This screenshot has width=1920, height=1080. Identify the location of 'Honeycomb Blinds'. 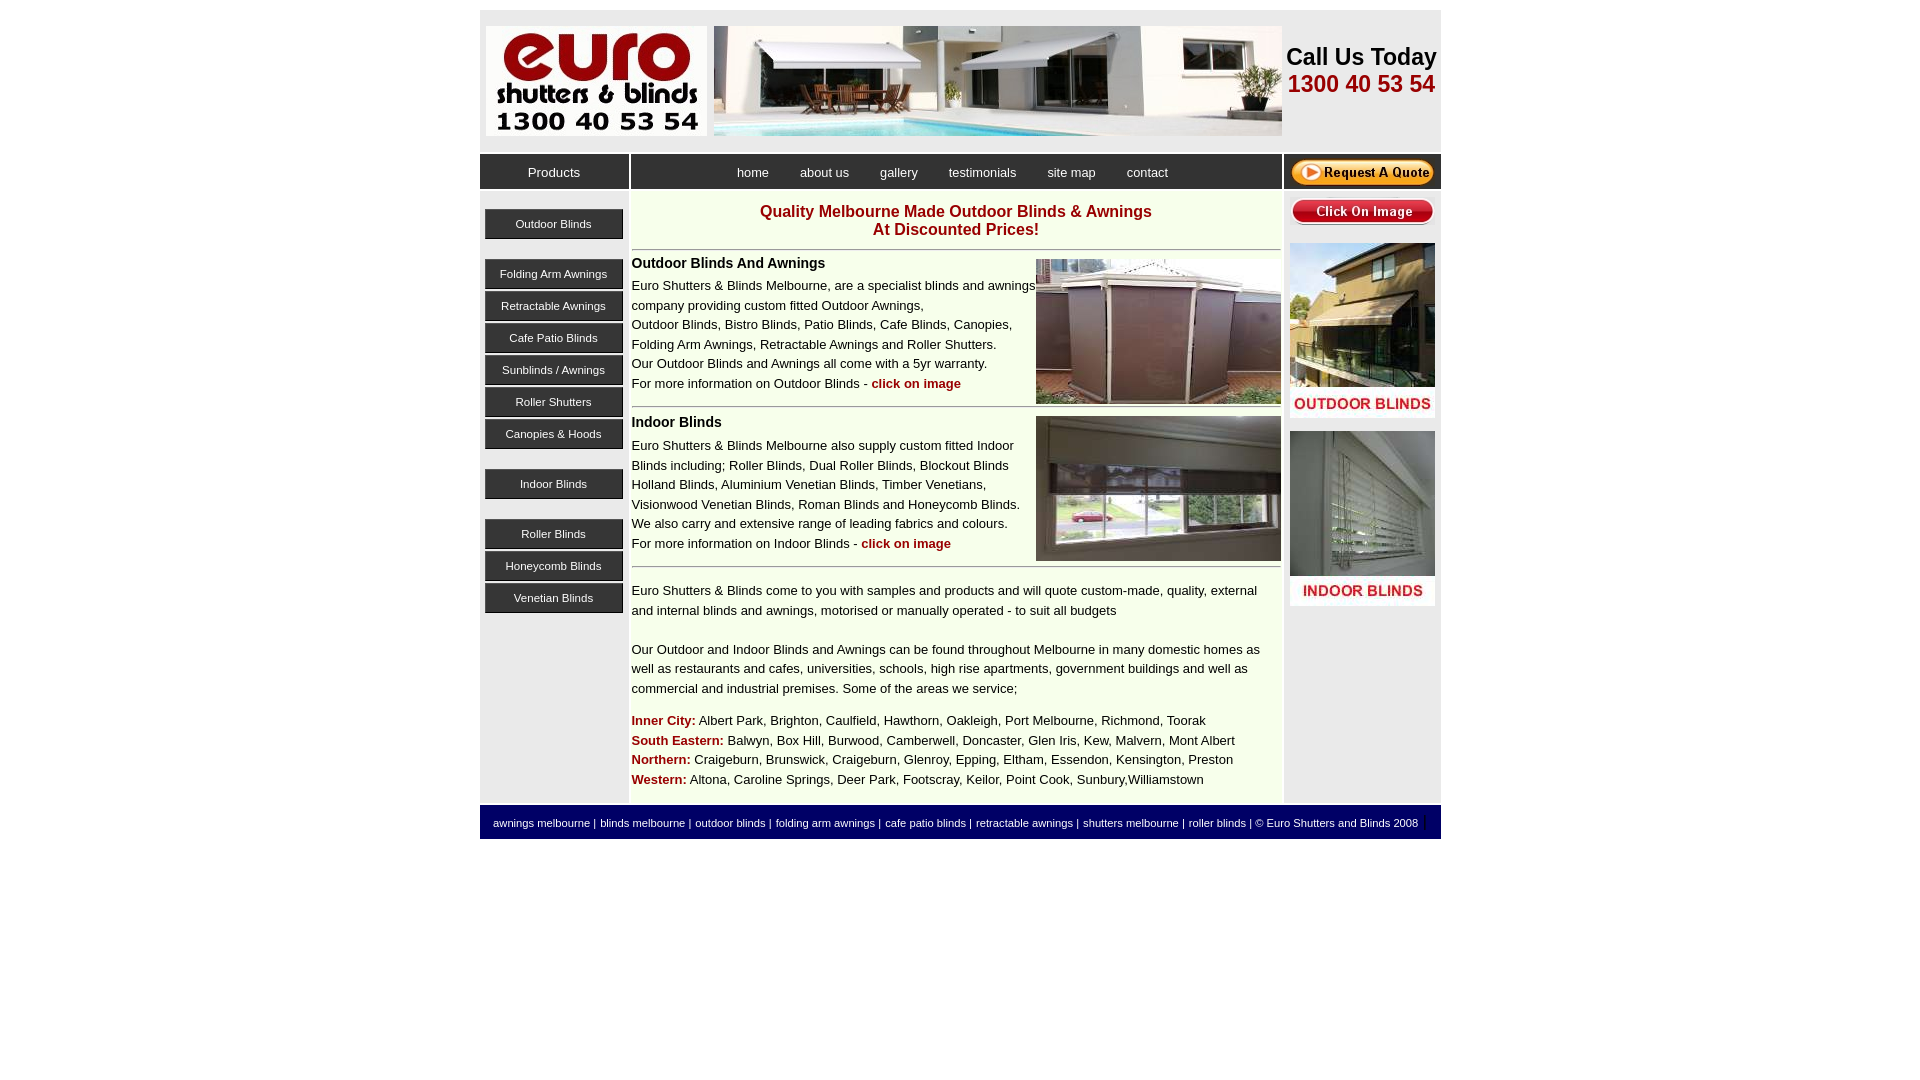
(484, 566).